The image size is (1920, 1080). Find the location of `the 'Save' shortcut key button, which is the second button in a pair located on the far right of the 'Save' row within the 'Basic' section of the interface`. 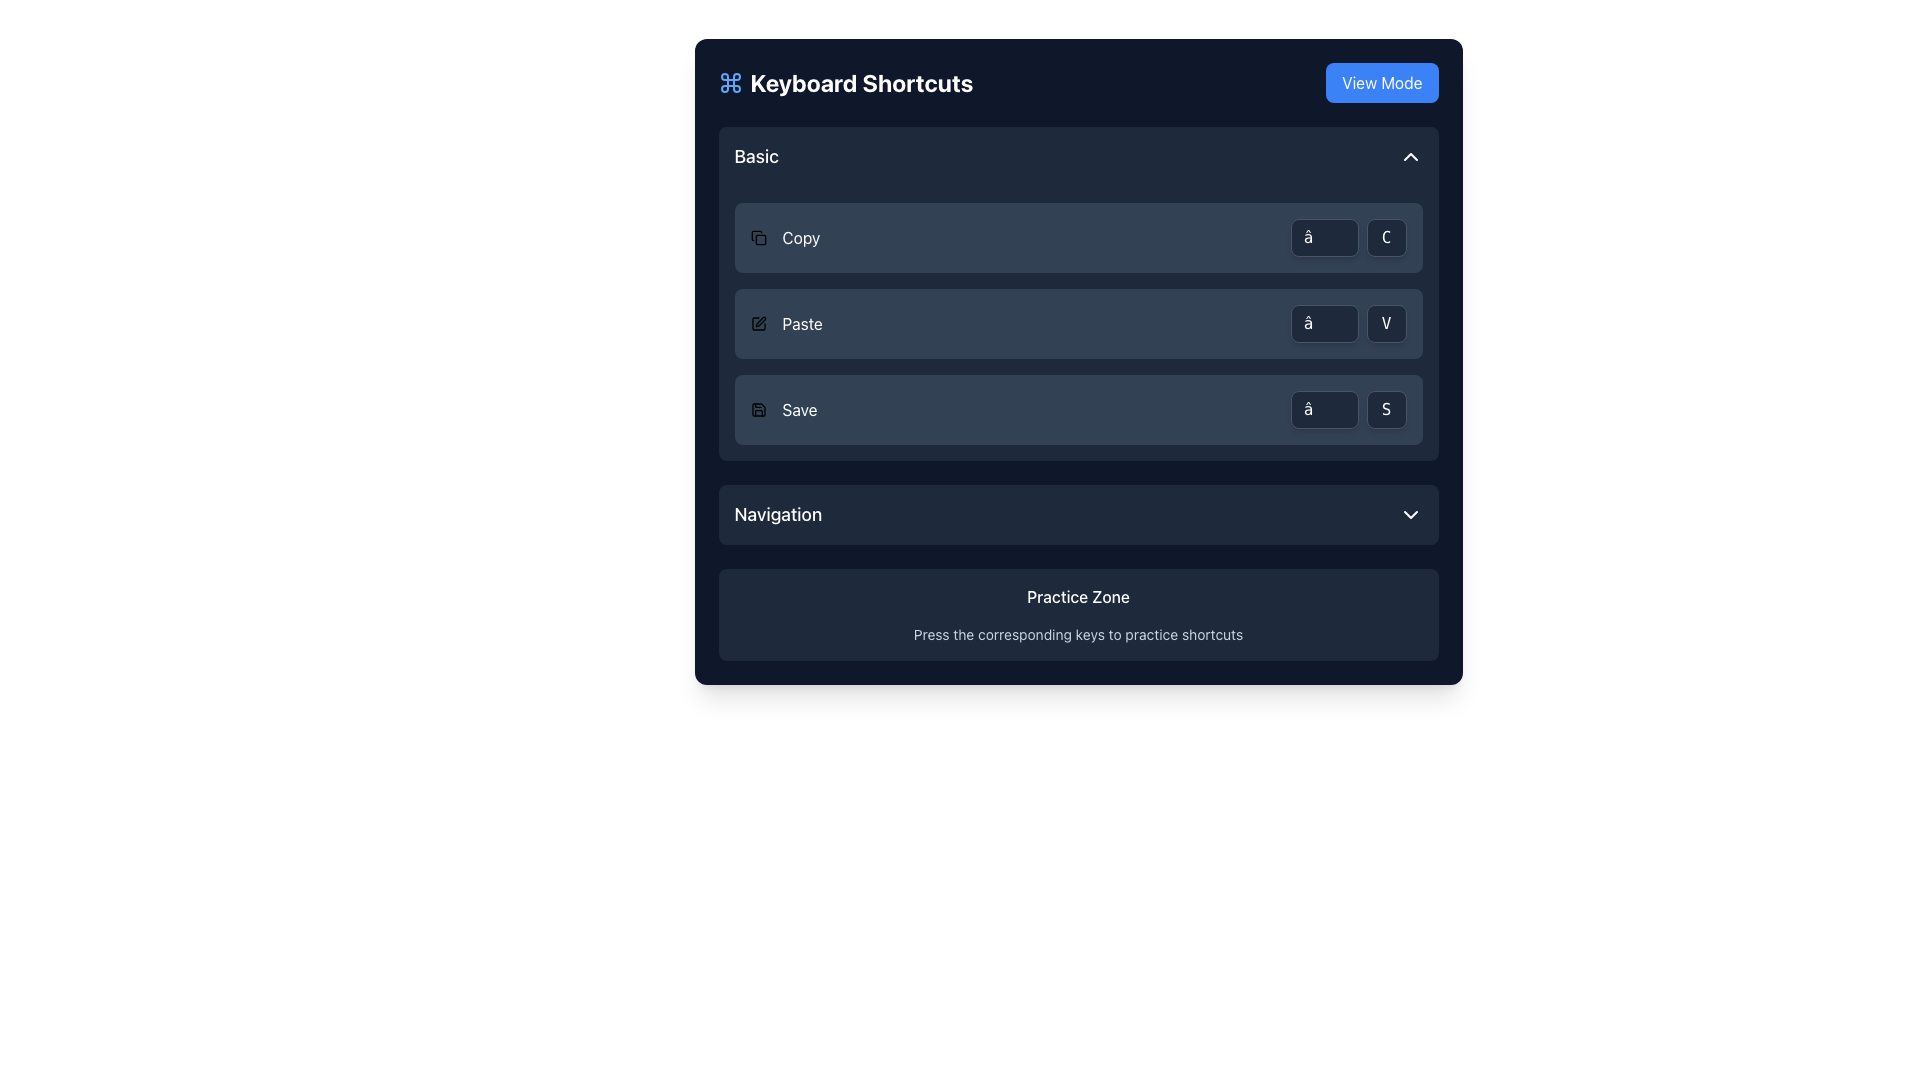

the 'Save' shortcut key button, which is the second button in a pair located on the far right of the 'Save' row within the 'Basic' section of the interface is located at coordinates (1385, 408).